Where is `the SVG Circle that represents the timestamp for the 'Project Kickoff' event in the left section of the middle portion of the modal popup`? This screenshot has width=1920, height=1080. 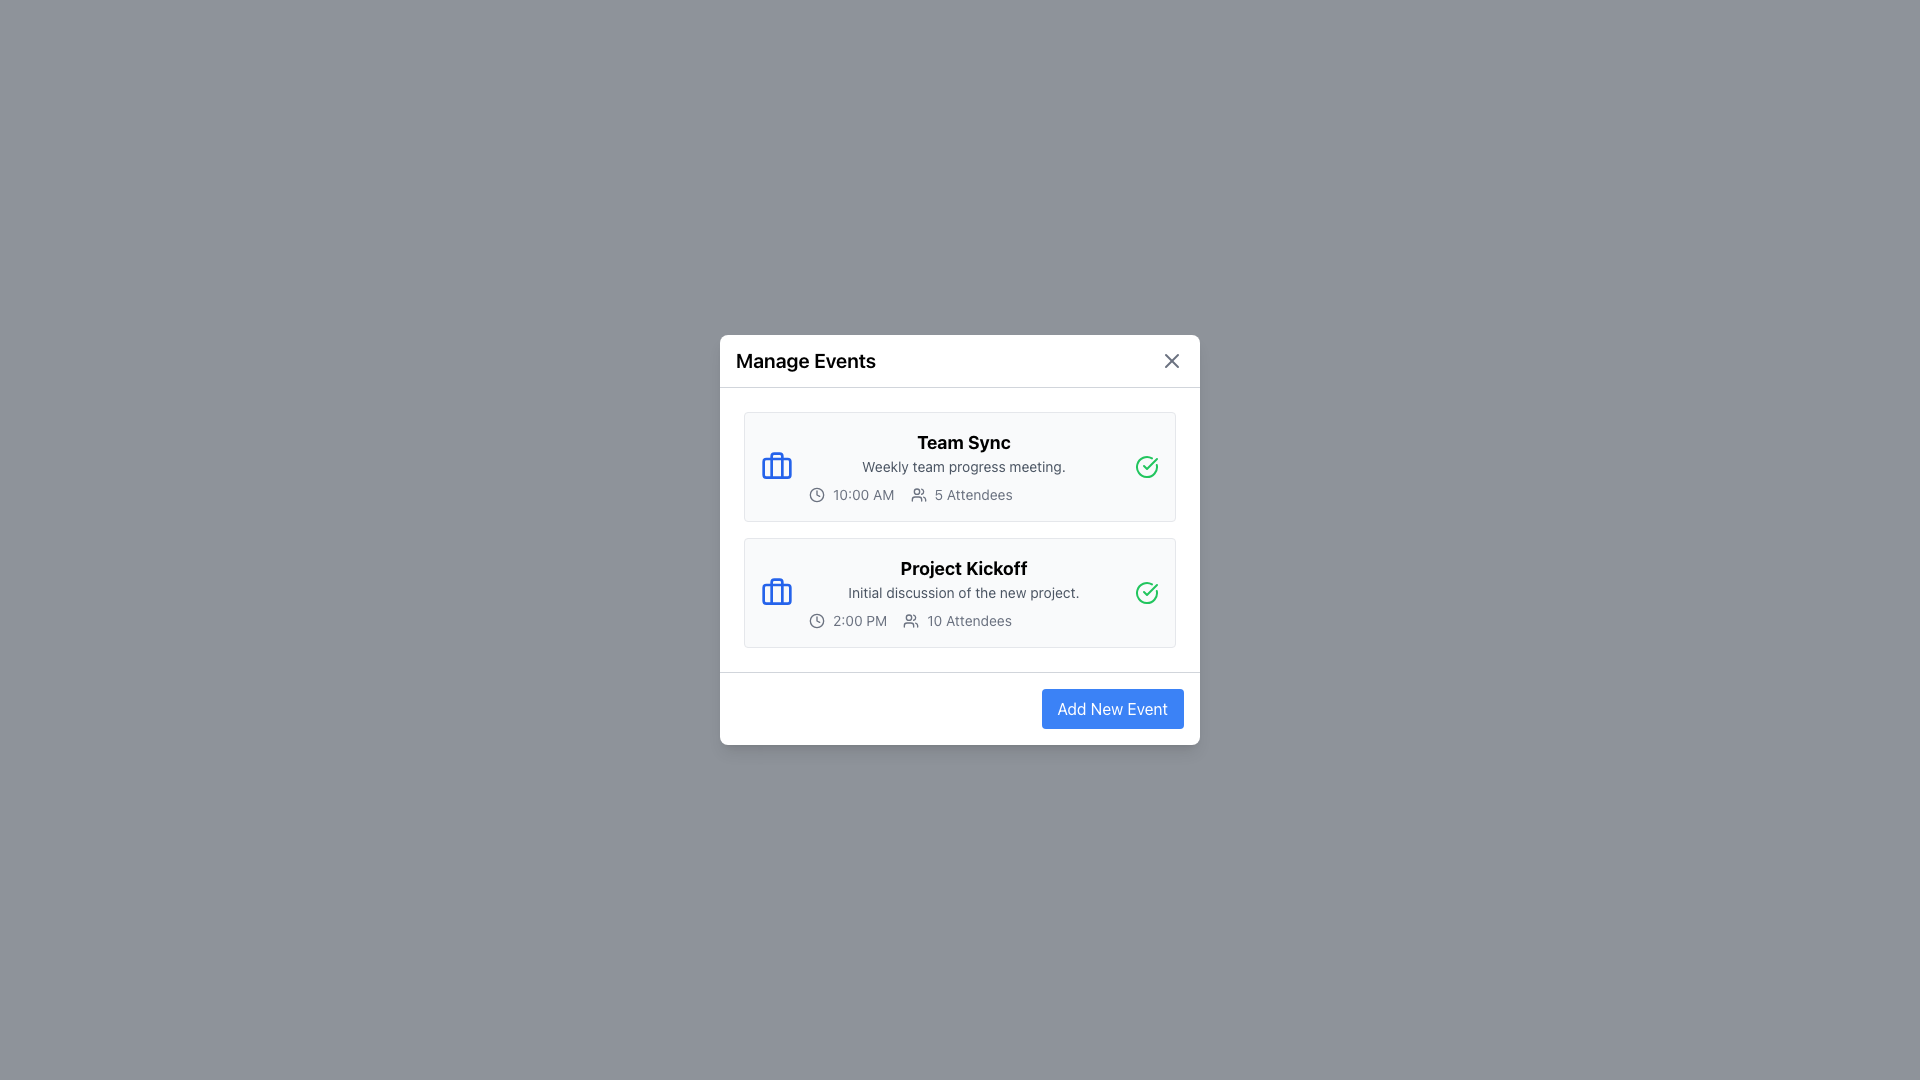 the SVG Circle that represents the timestamp for the 'Project Kickoff' event in the left section of the middle portion of the modal popup is located at coordinates (816, 620).